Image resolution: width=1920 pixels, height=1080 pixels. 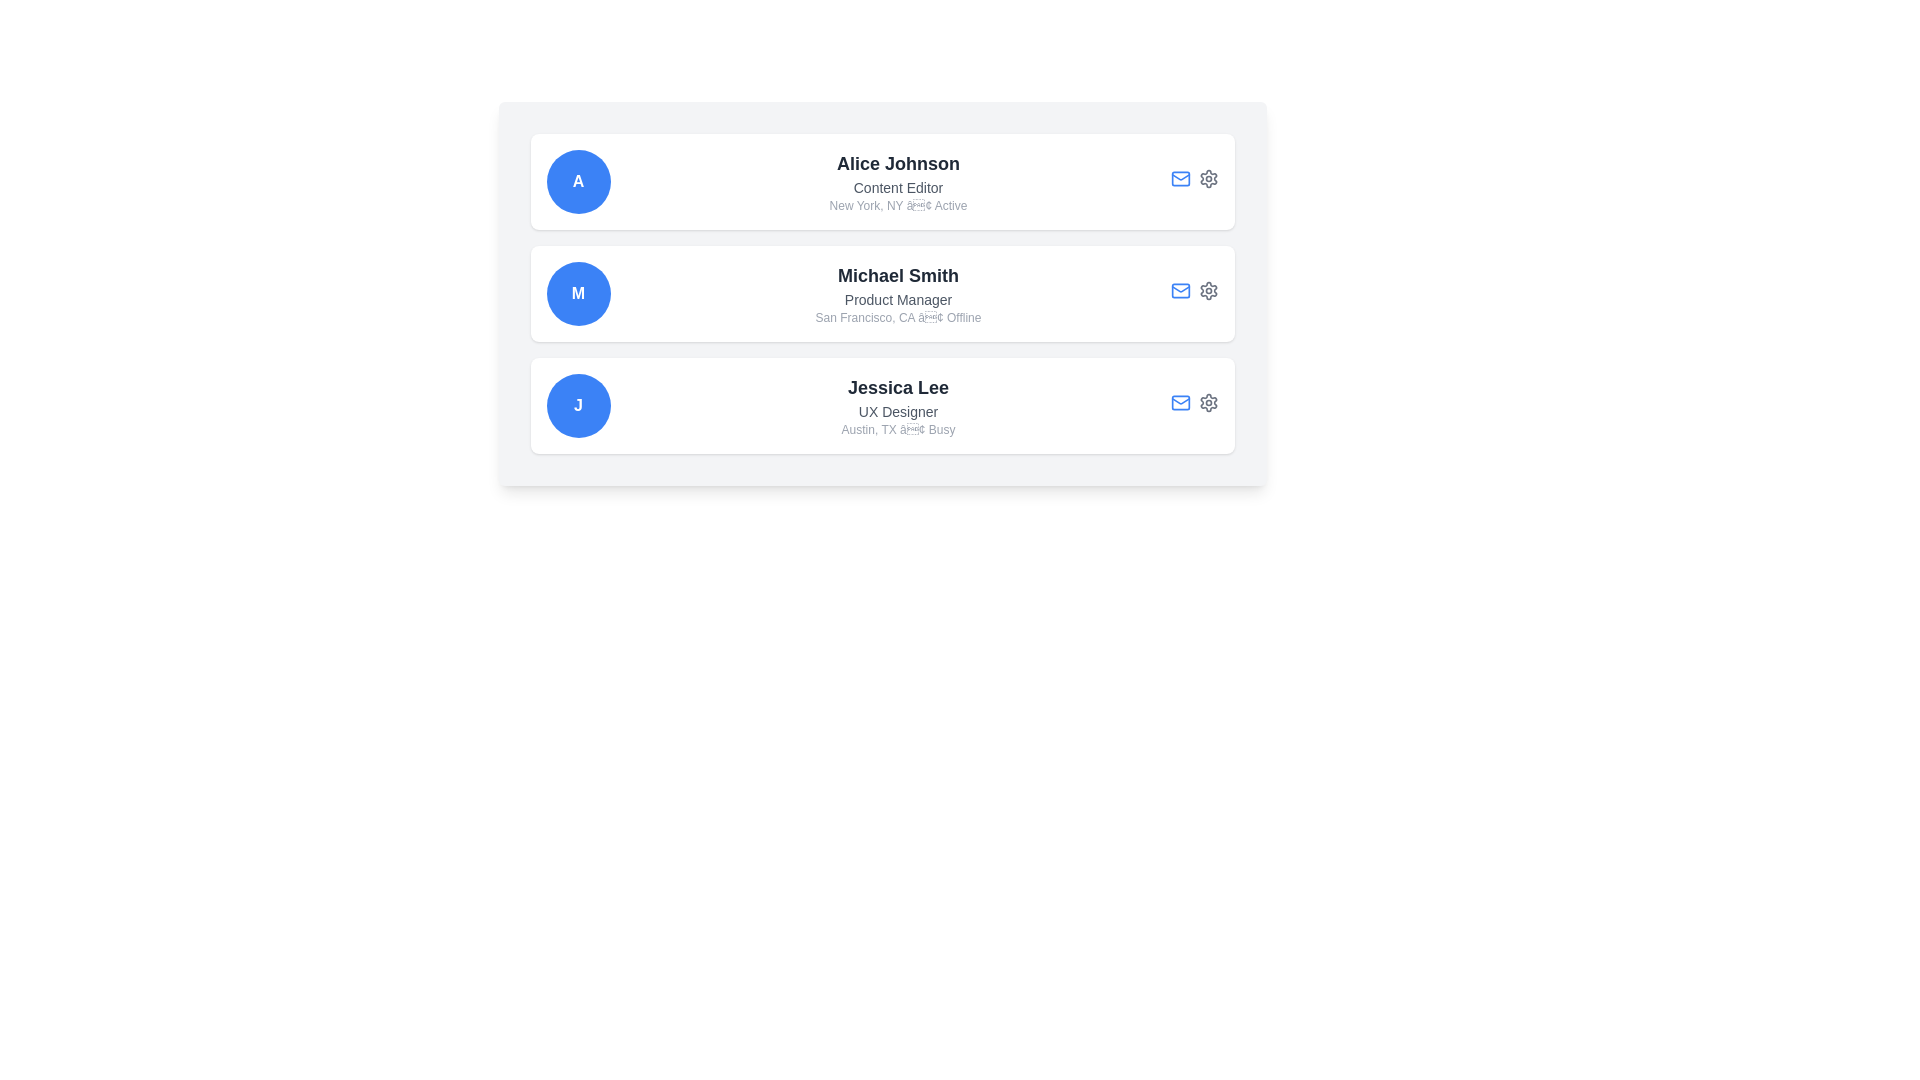 What do you see at coordinates (1194, 293) in the screenshot?
I see `the group of action icons representing a blue mail envelope and a gray gear, located on the far-right side of the user information panel for 'Michael Smith'` at bounding box center [1194, 293].